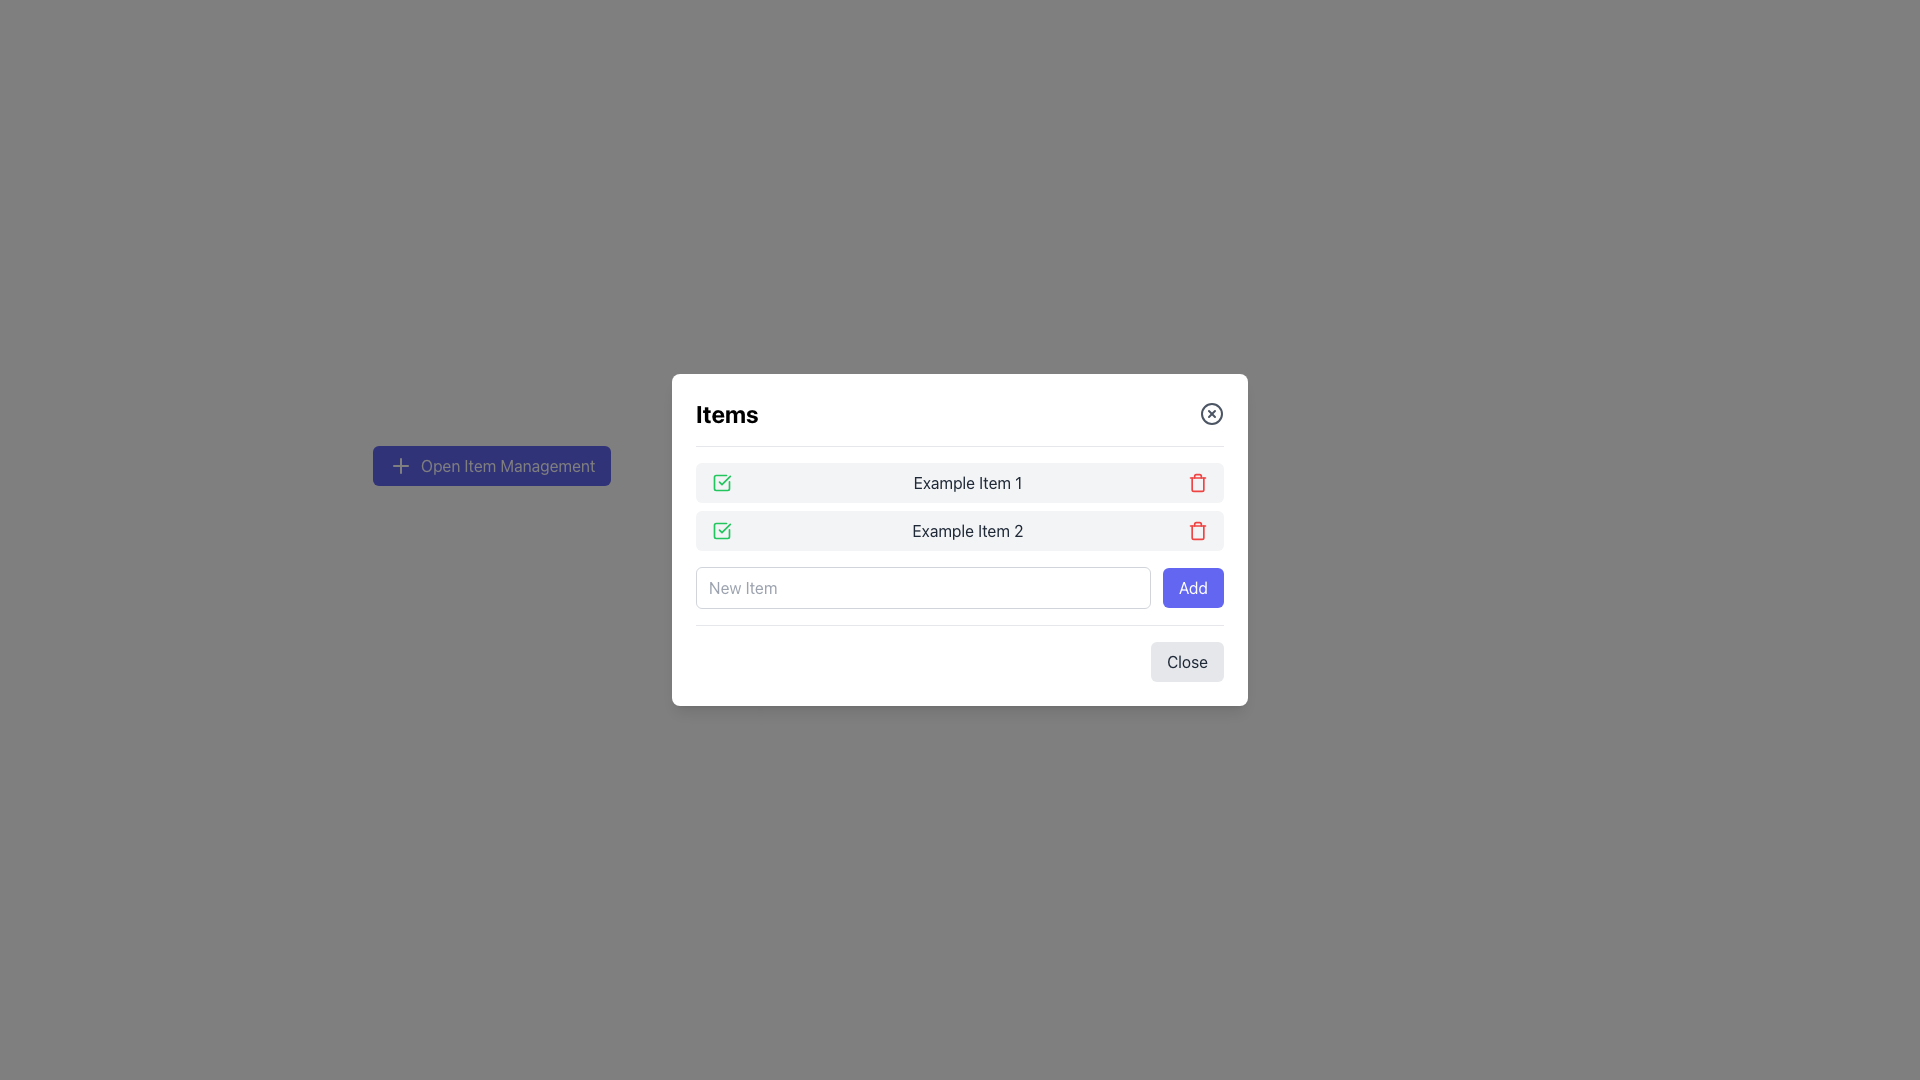 The image size is (1920, 1080). I want to click on the status indicator icon for the item row labeled 'Example Item 1', which is located at the leftmost side of the row, so click(720, 482).